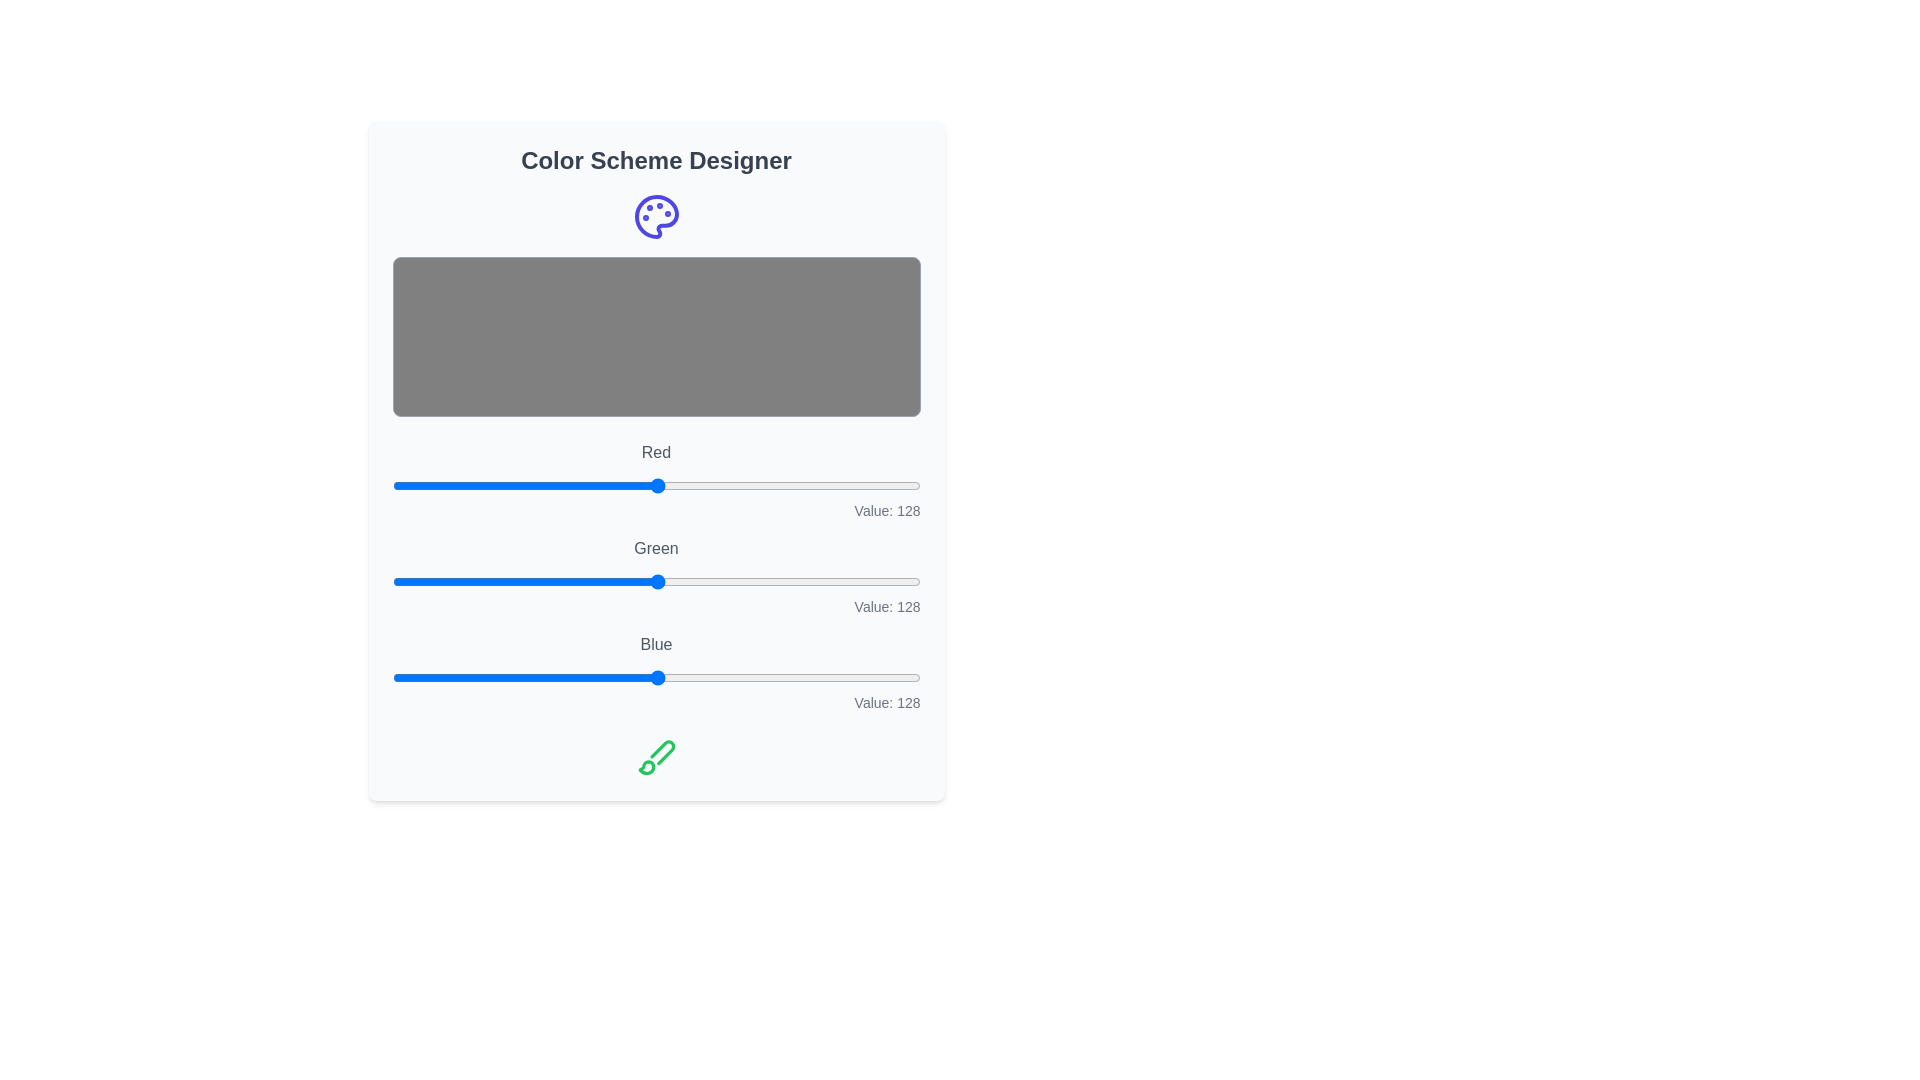 The image size is (1920, 1080). What do you see at coordinates (403, 677) in the screenshot?
I see `the blue color value` at bounding box center [403, 677].